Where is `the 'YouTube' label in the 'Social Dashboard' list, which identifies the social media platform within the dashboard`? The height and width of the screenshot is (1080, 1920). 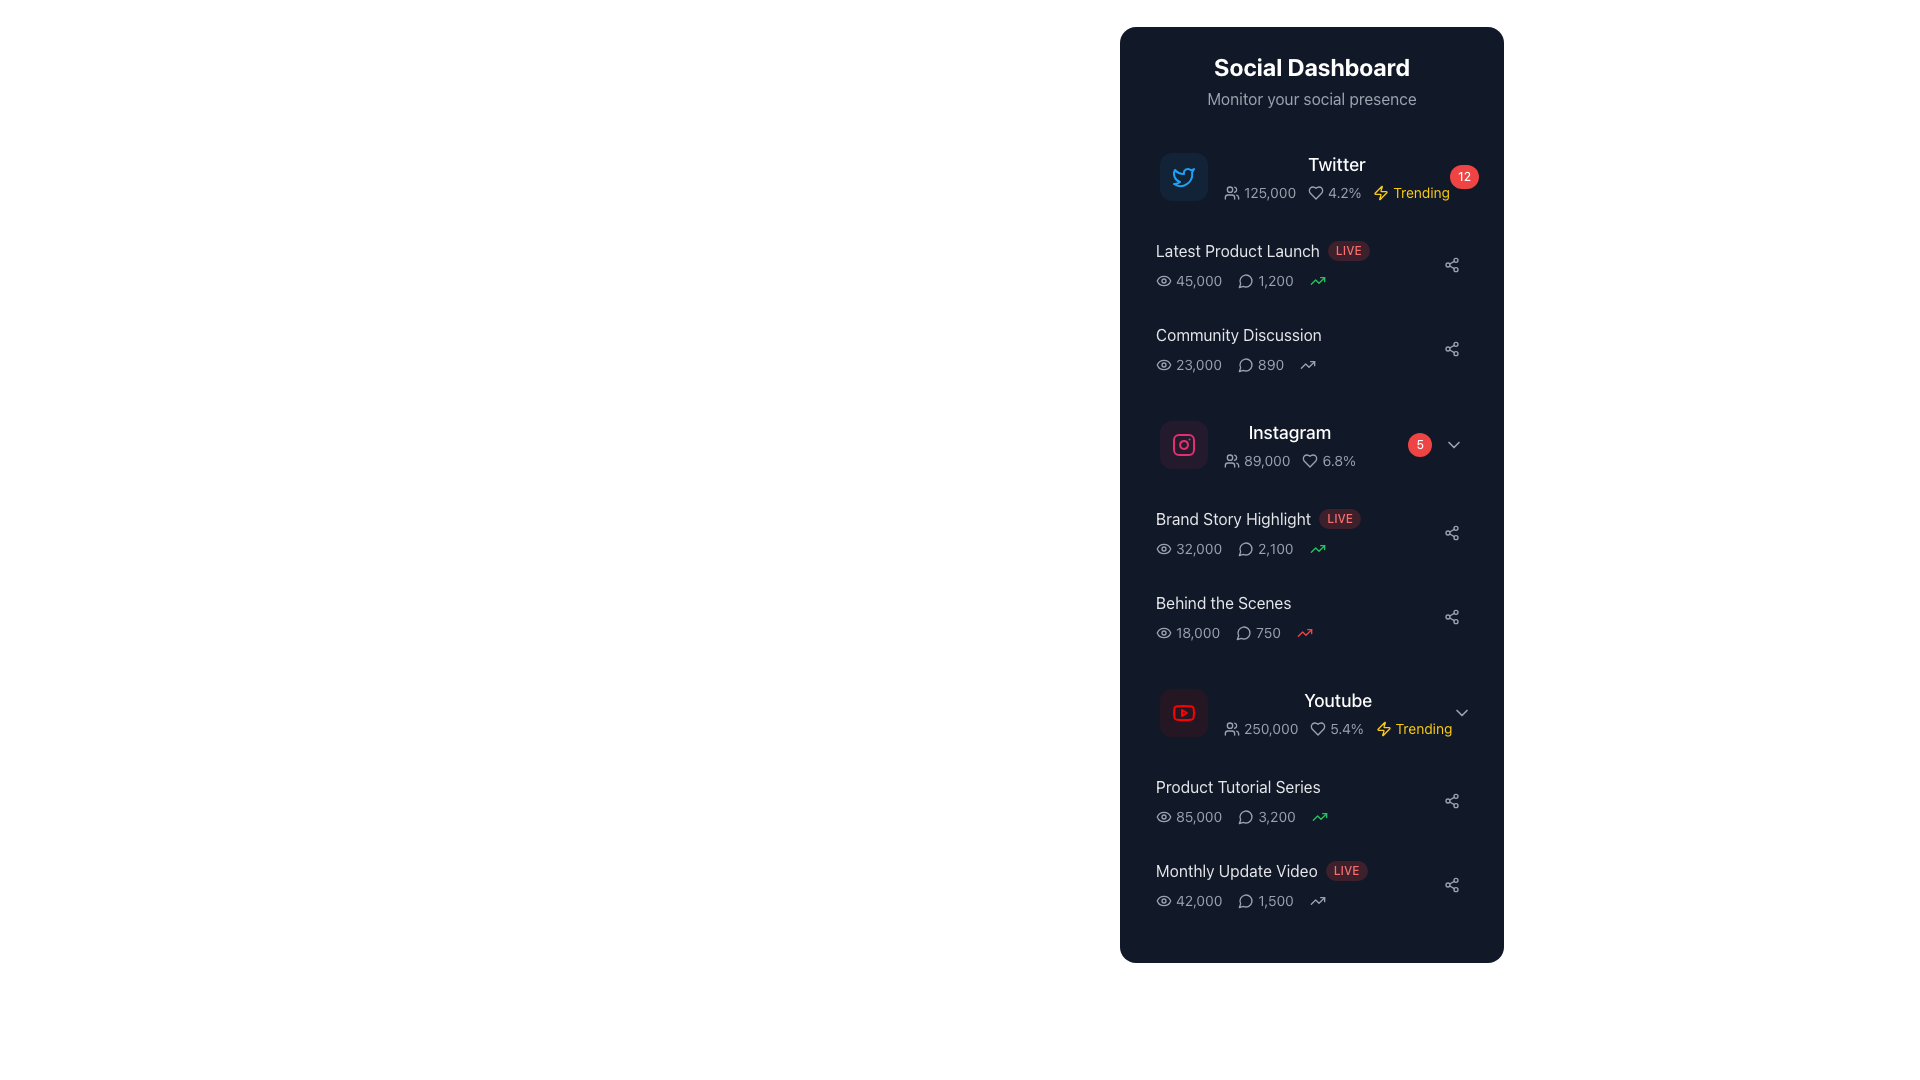
the 'YouTube' label in the 'Social Dashboard' list, which identifies the social media platform within the dashboard is located at coordinates (1338, 700).